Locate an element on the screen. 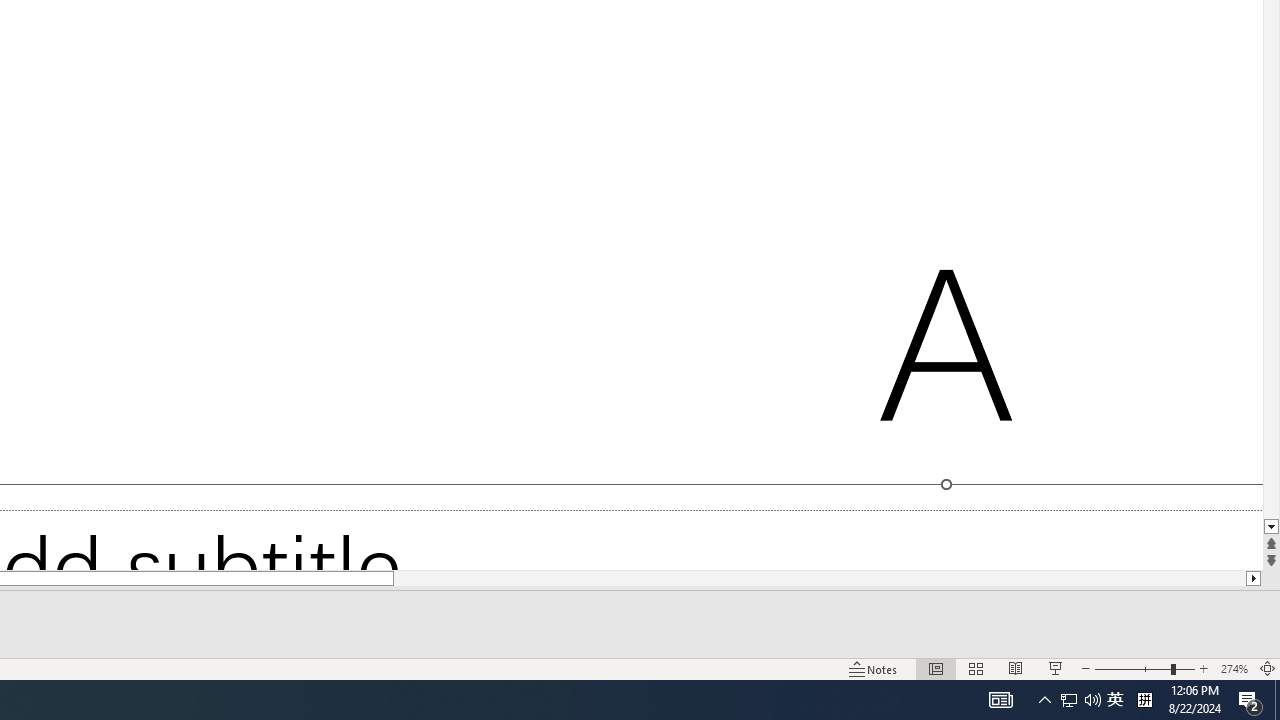 This screenshot has height=720, width=1280. 'Zoom 274%' is located at coordinates (1233, 669).